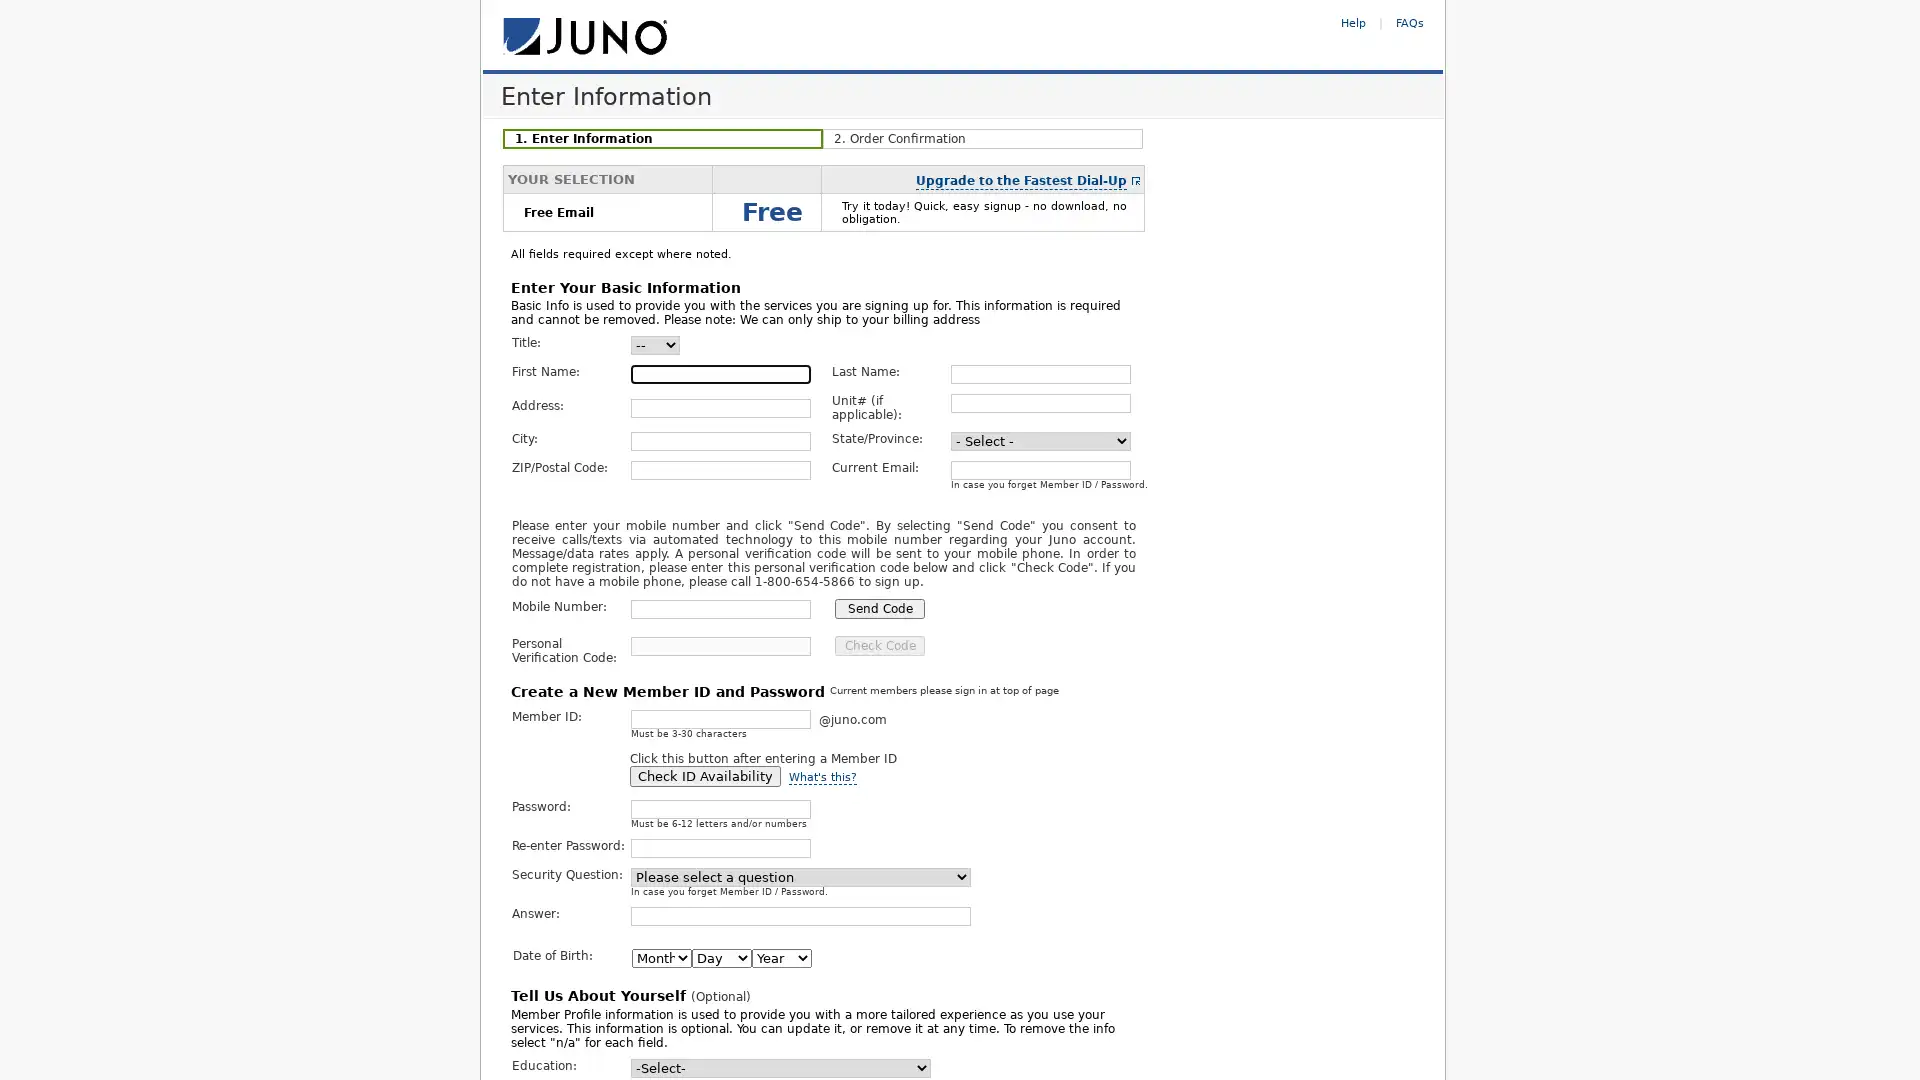 This screenshot has width=1920, height=1080. What do you see at coordinates (879, 608) in the screenshot?
I see `Send Code` at bounding box center [879, 608].